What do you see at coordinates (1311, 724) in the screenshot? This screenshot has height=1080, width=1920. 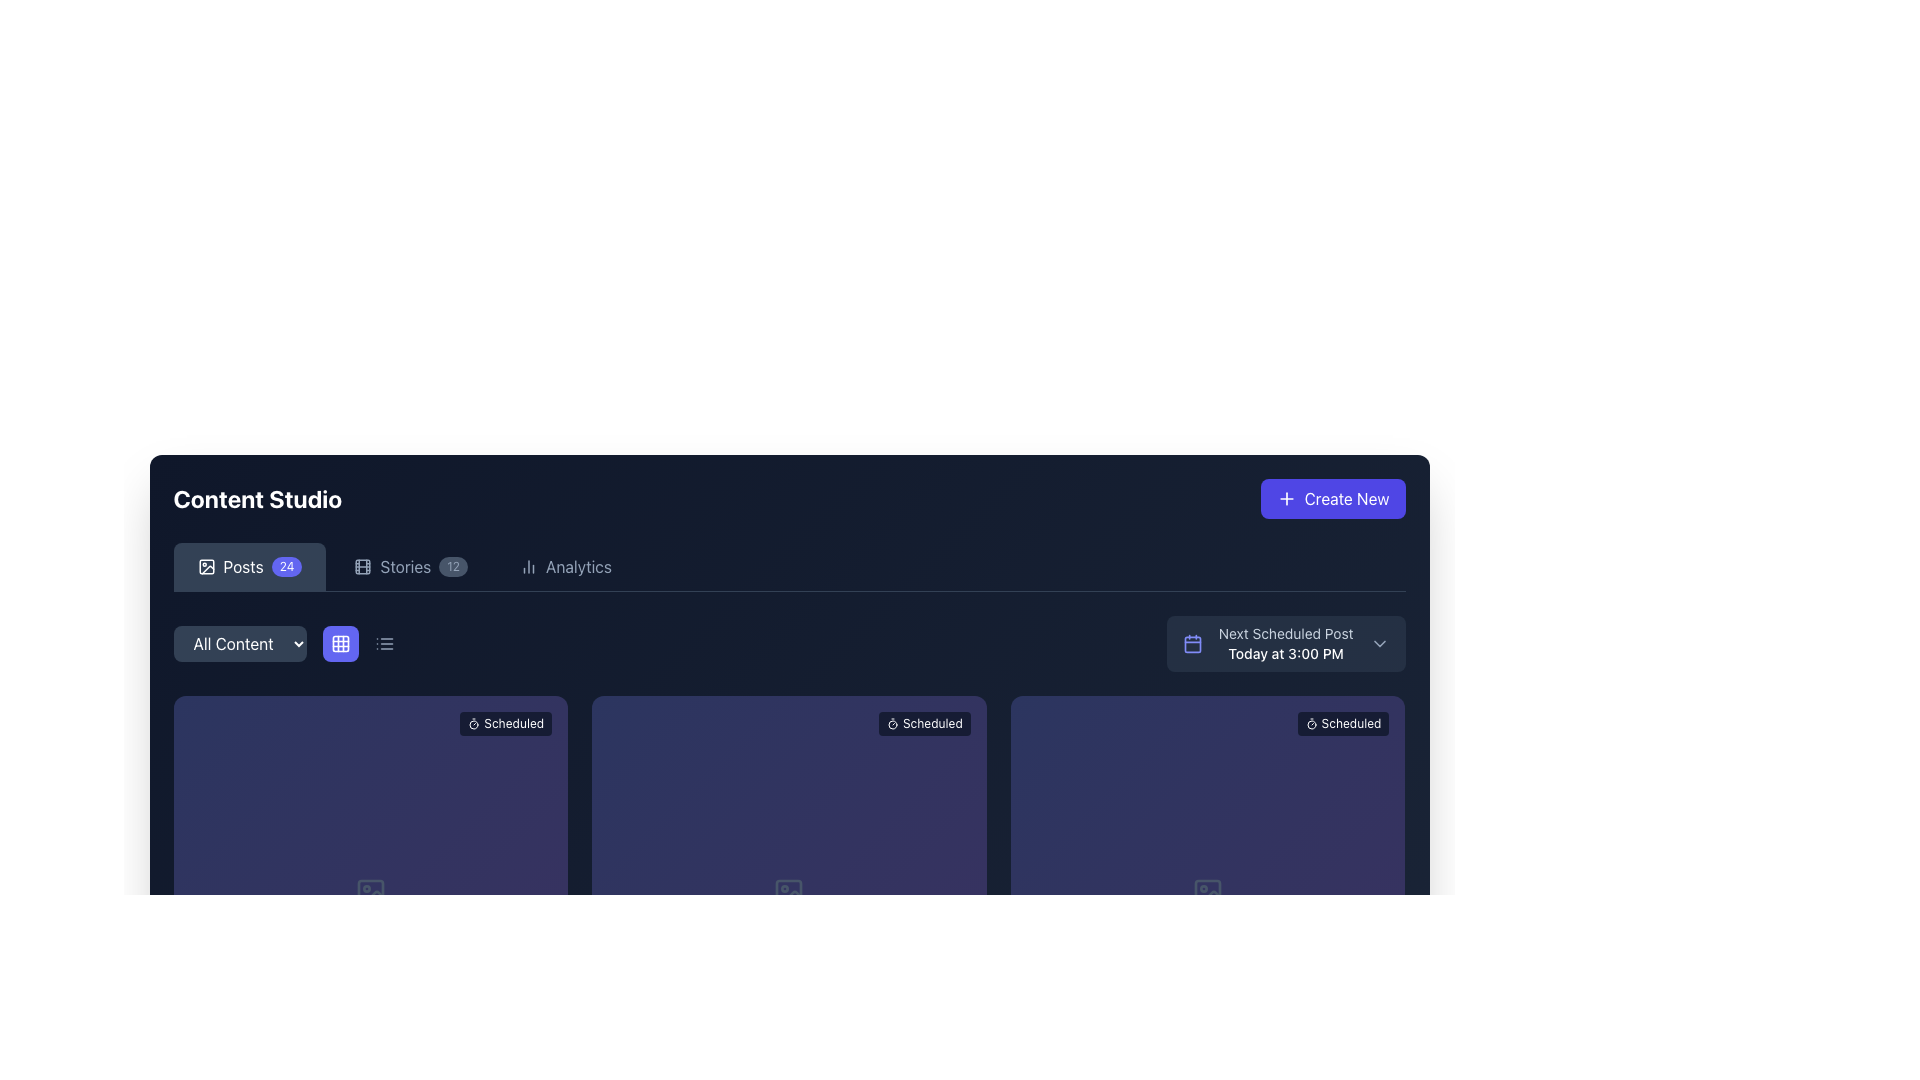 I see `the scheduled status icon located to the left of the text 'Scheduled' in the upper-right corner of the card layout` at bounding box center [1311, 724].